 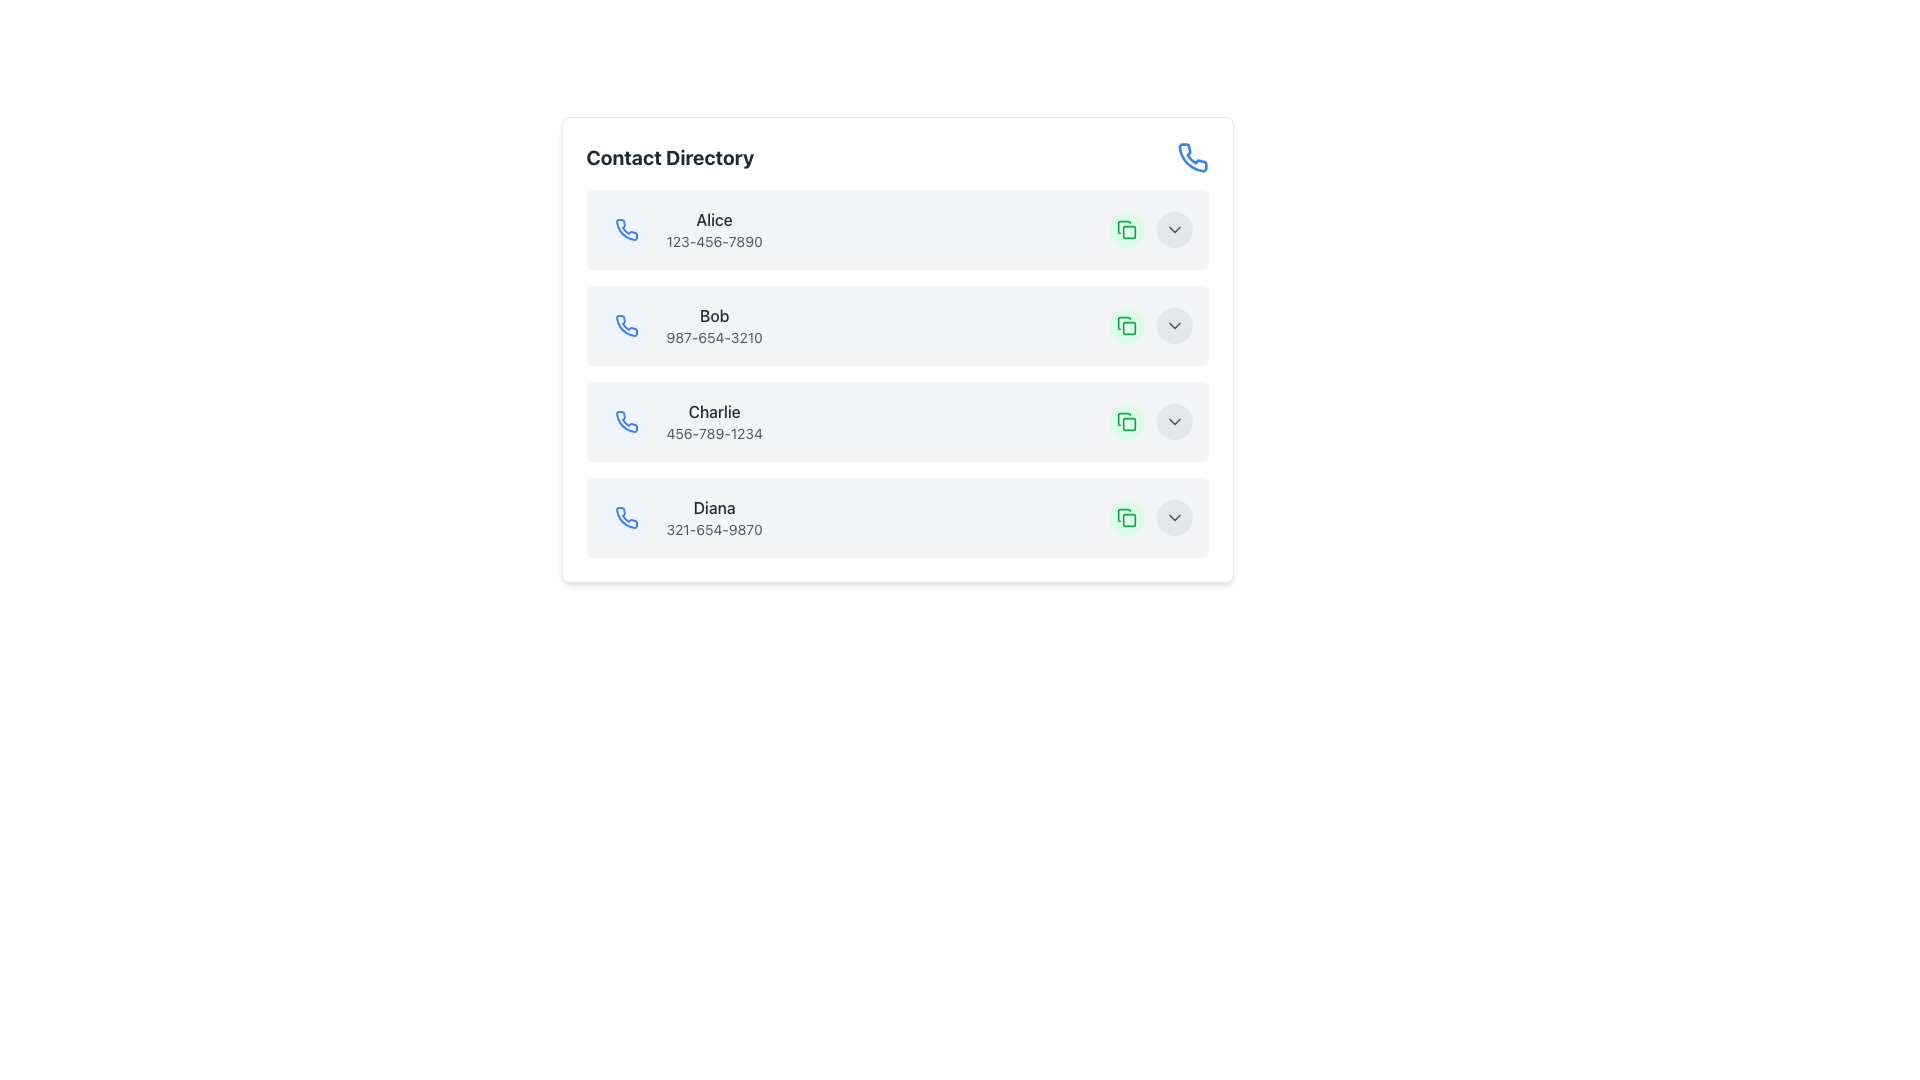 What do you see at coordinates (682, 420) in the screenshot?
I see `the Contact Entry Row displaying the name 'Charlie' and phone number '456-789-1234', which is the third row in the contact directory` at bounding box center [682, 420].